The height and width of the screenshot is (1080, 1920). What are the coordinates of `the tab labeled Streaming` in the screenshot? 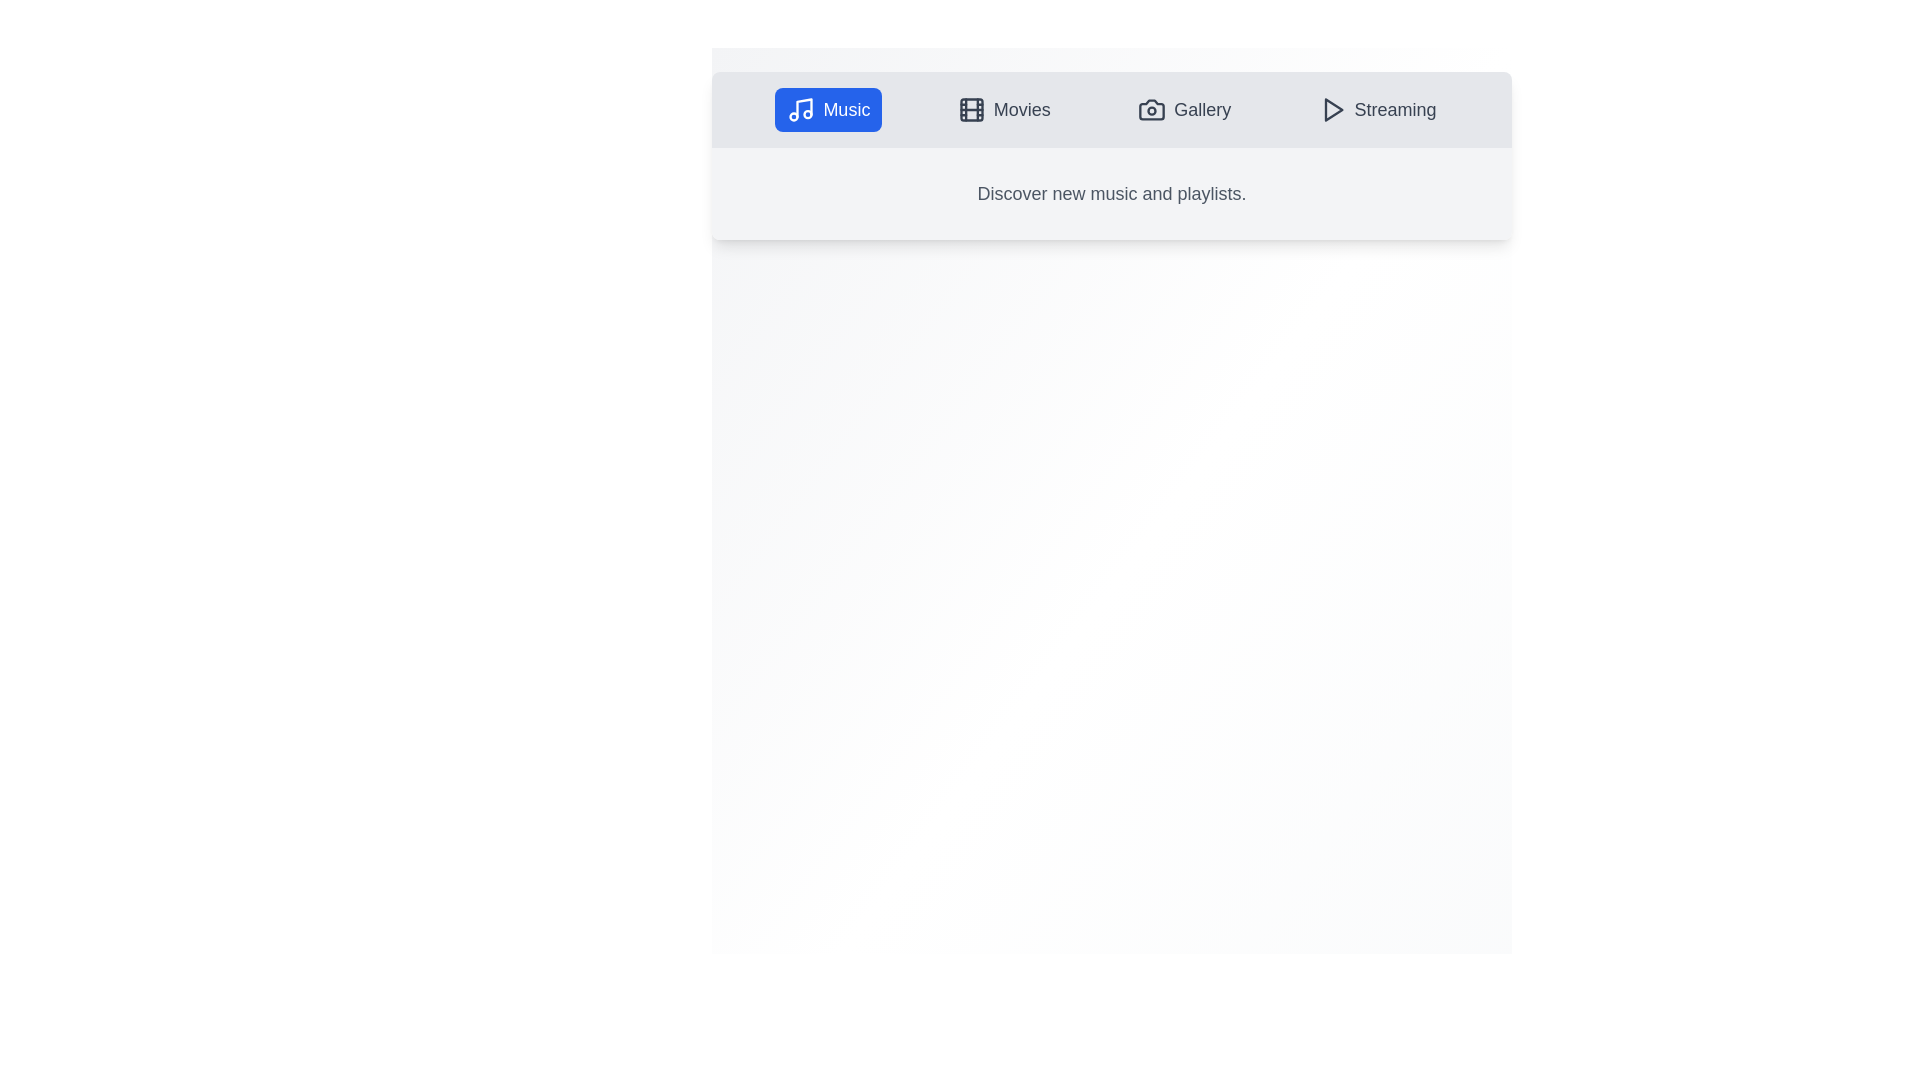 It's located at (1376, 110).